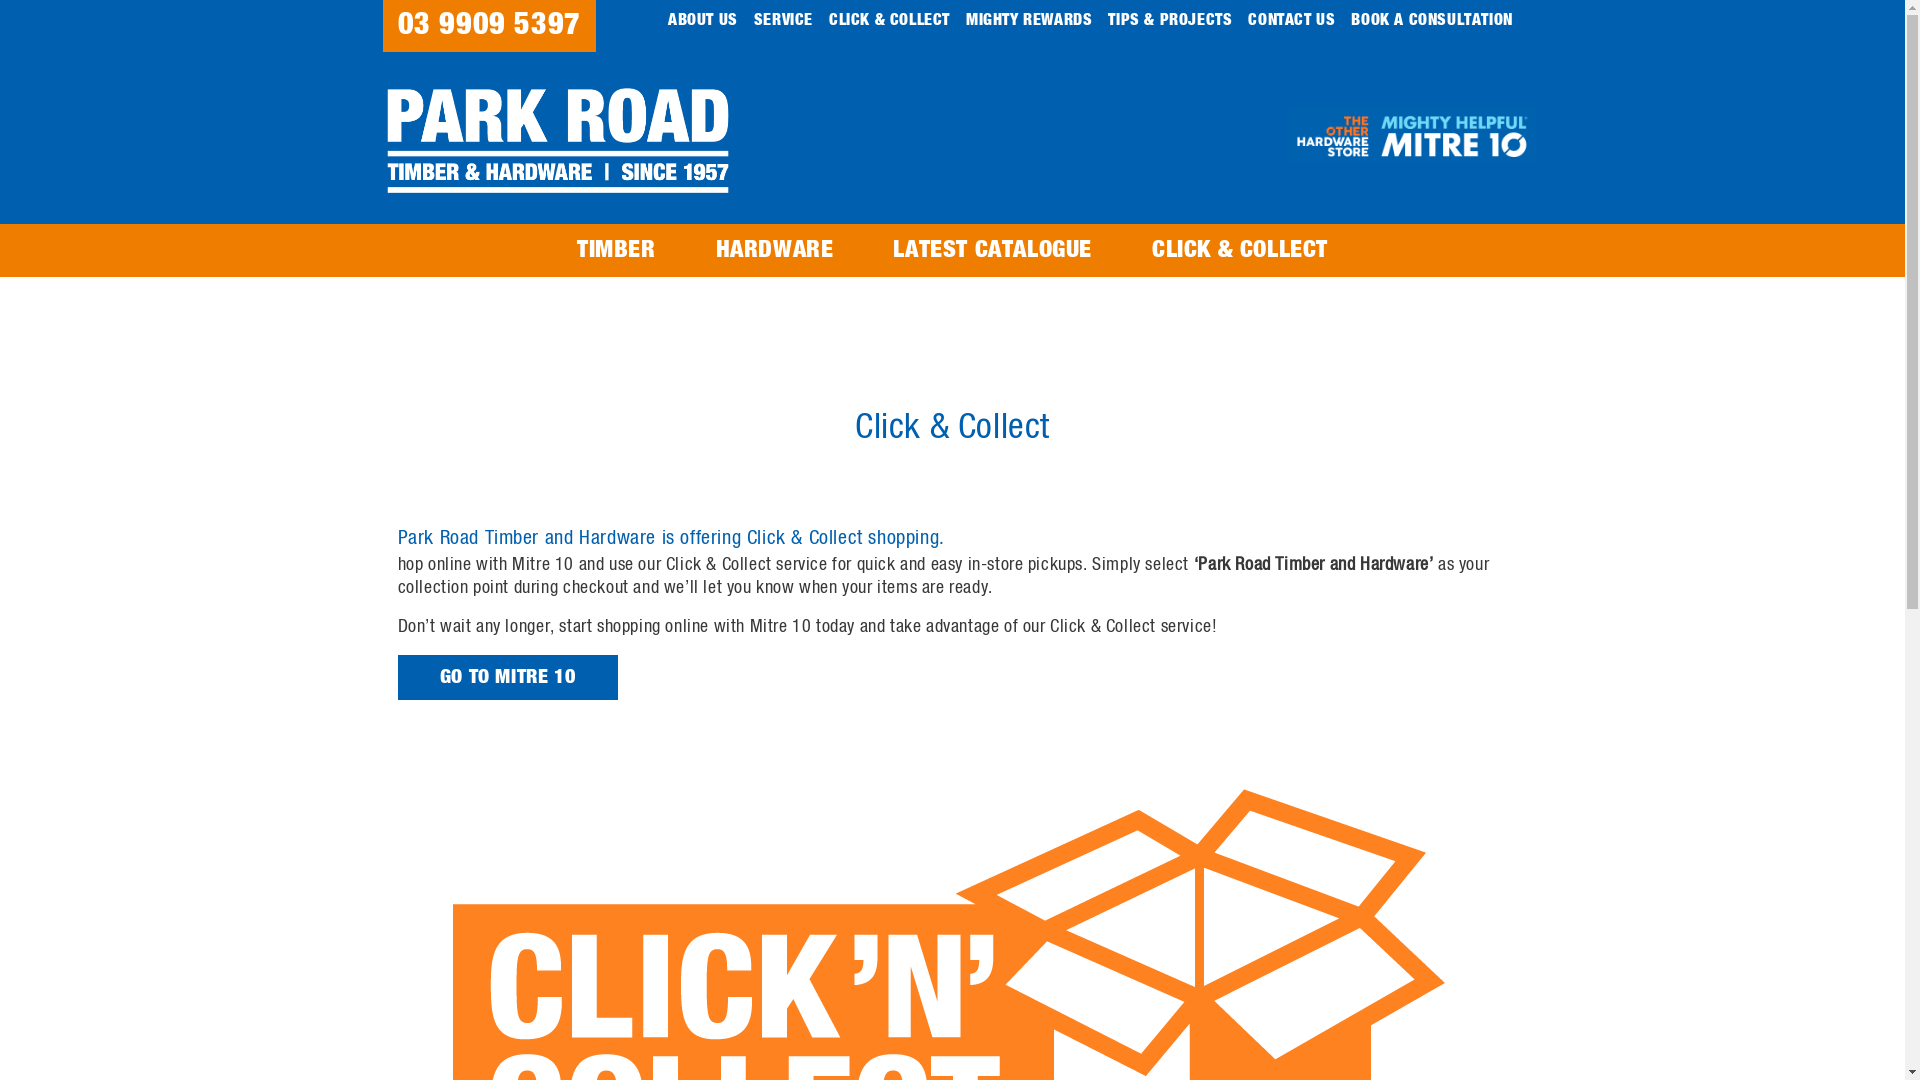  What do you see at coordinates (1170, 19) in the screenshot?
I see `'TIPS & PROJECTS'` at bounding box center [1170, 19].